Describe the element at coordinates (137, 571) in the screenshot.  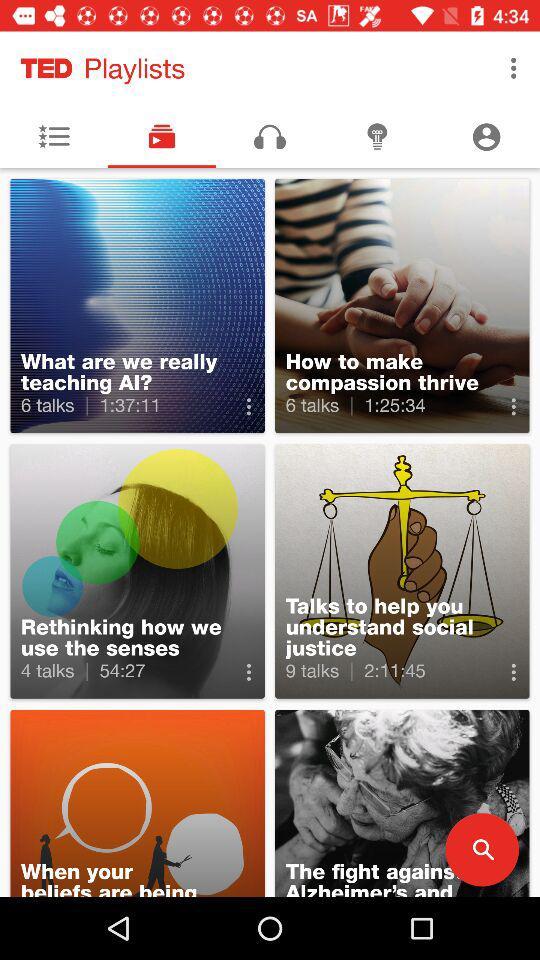
I see `first option in second row` at that location.